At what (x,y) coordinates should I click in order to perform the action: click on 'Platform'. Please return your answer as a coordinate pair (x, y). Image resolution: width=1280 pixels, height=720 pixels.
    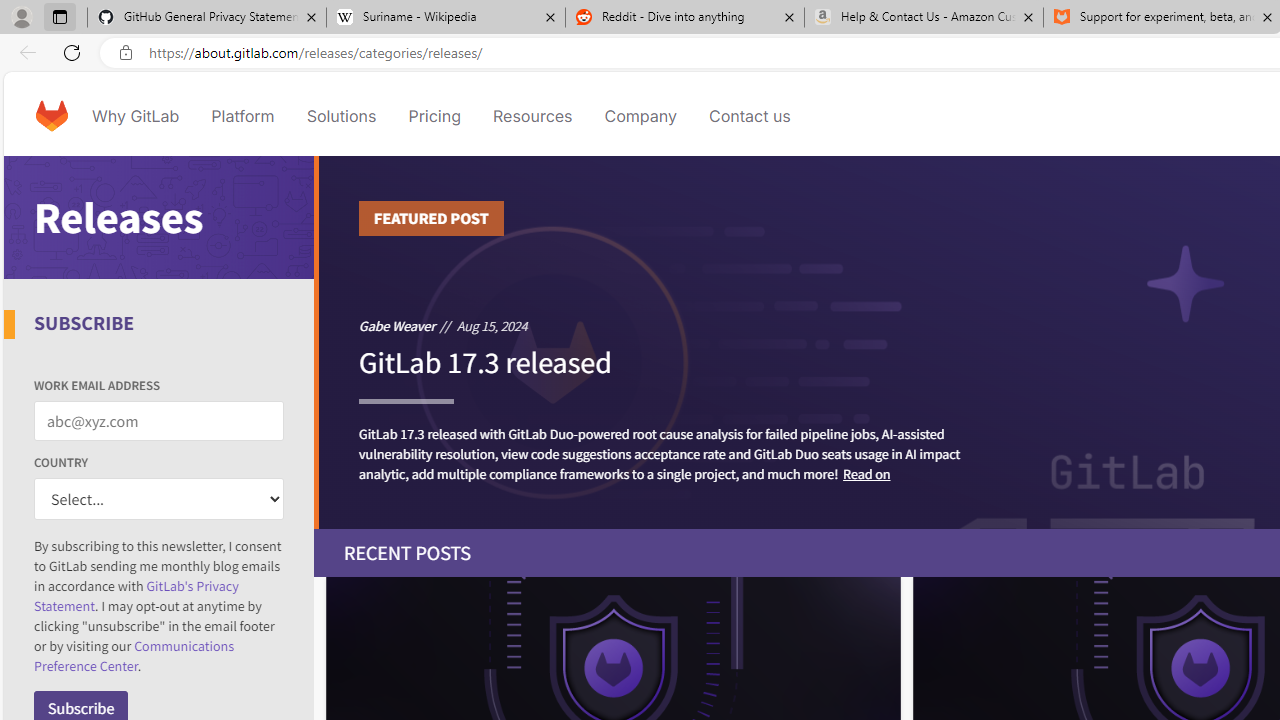
    Looking at the image, I should click on (242, 115).